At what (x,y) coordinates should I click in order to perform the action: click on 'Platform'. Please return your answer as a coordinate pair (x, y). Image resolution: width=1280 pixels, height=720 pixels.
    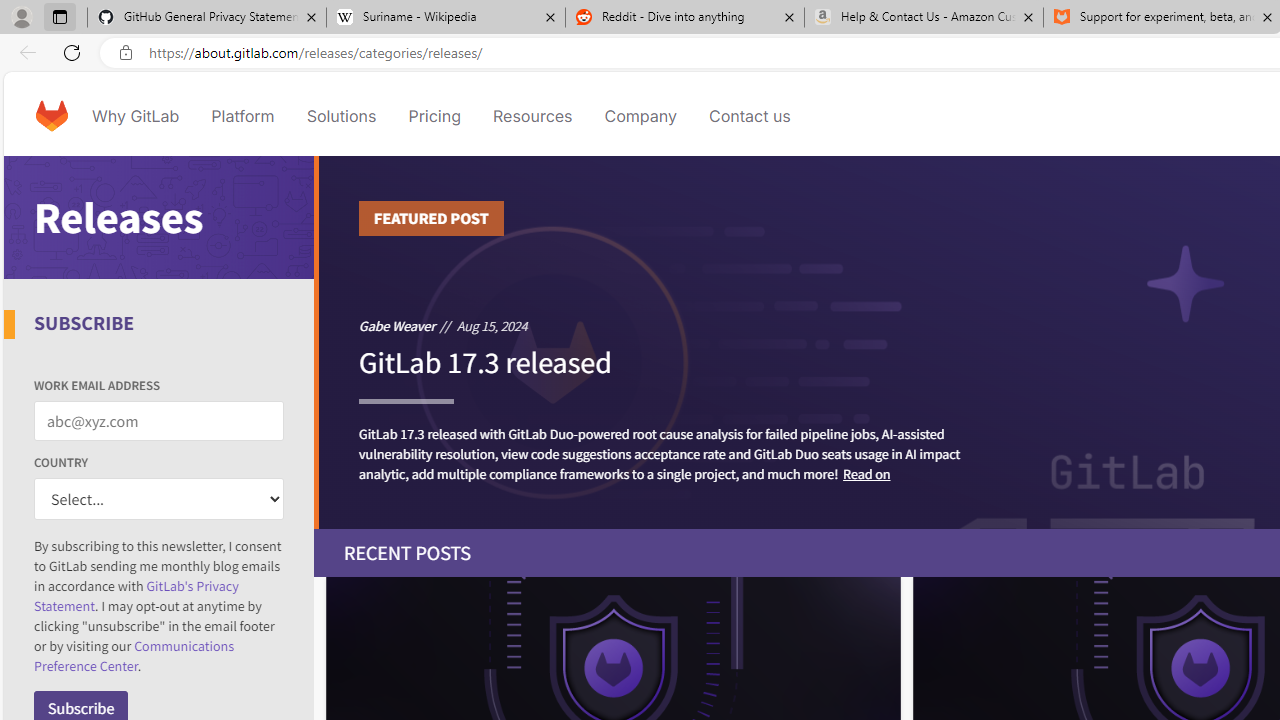
    Looking at the image, I should click on (242, 115).